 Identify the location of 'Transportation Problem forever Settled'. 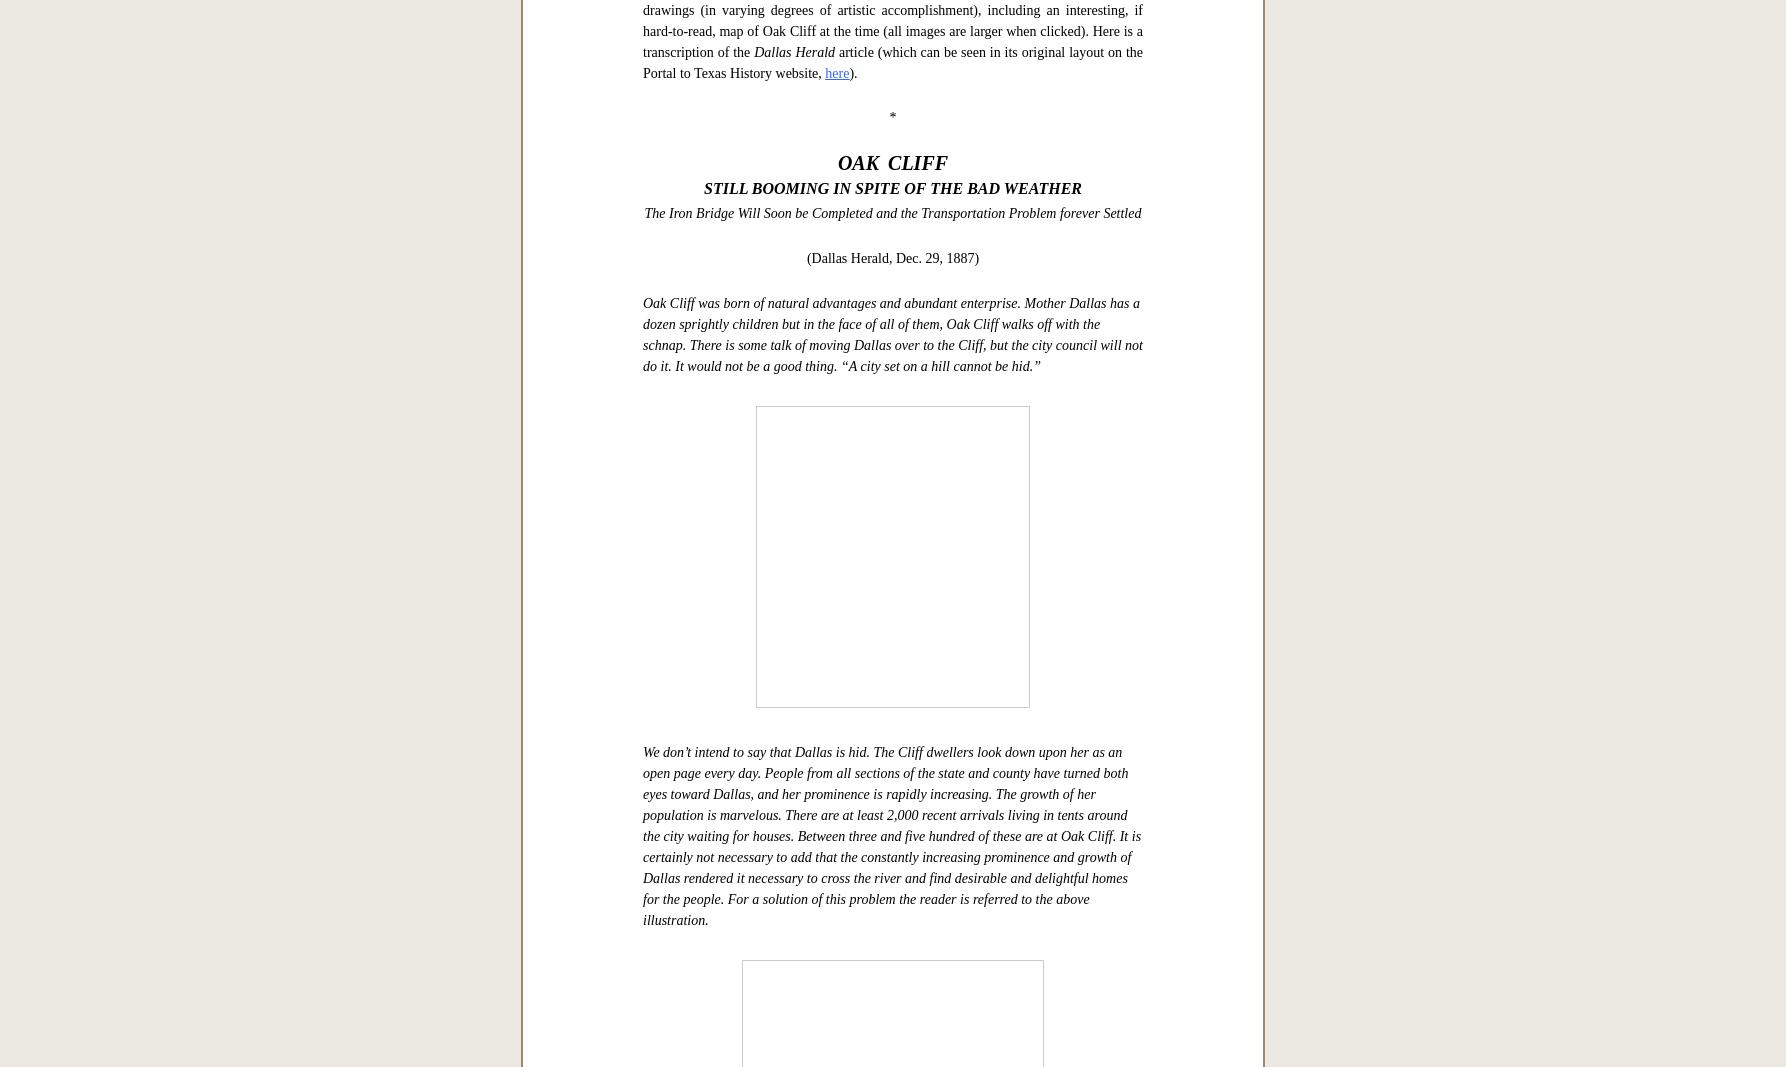
(1031, 840).